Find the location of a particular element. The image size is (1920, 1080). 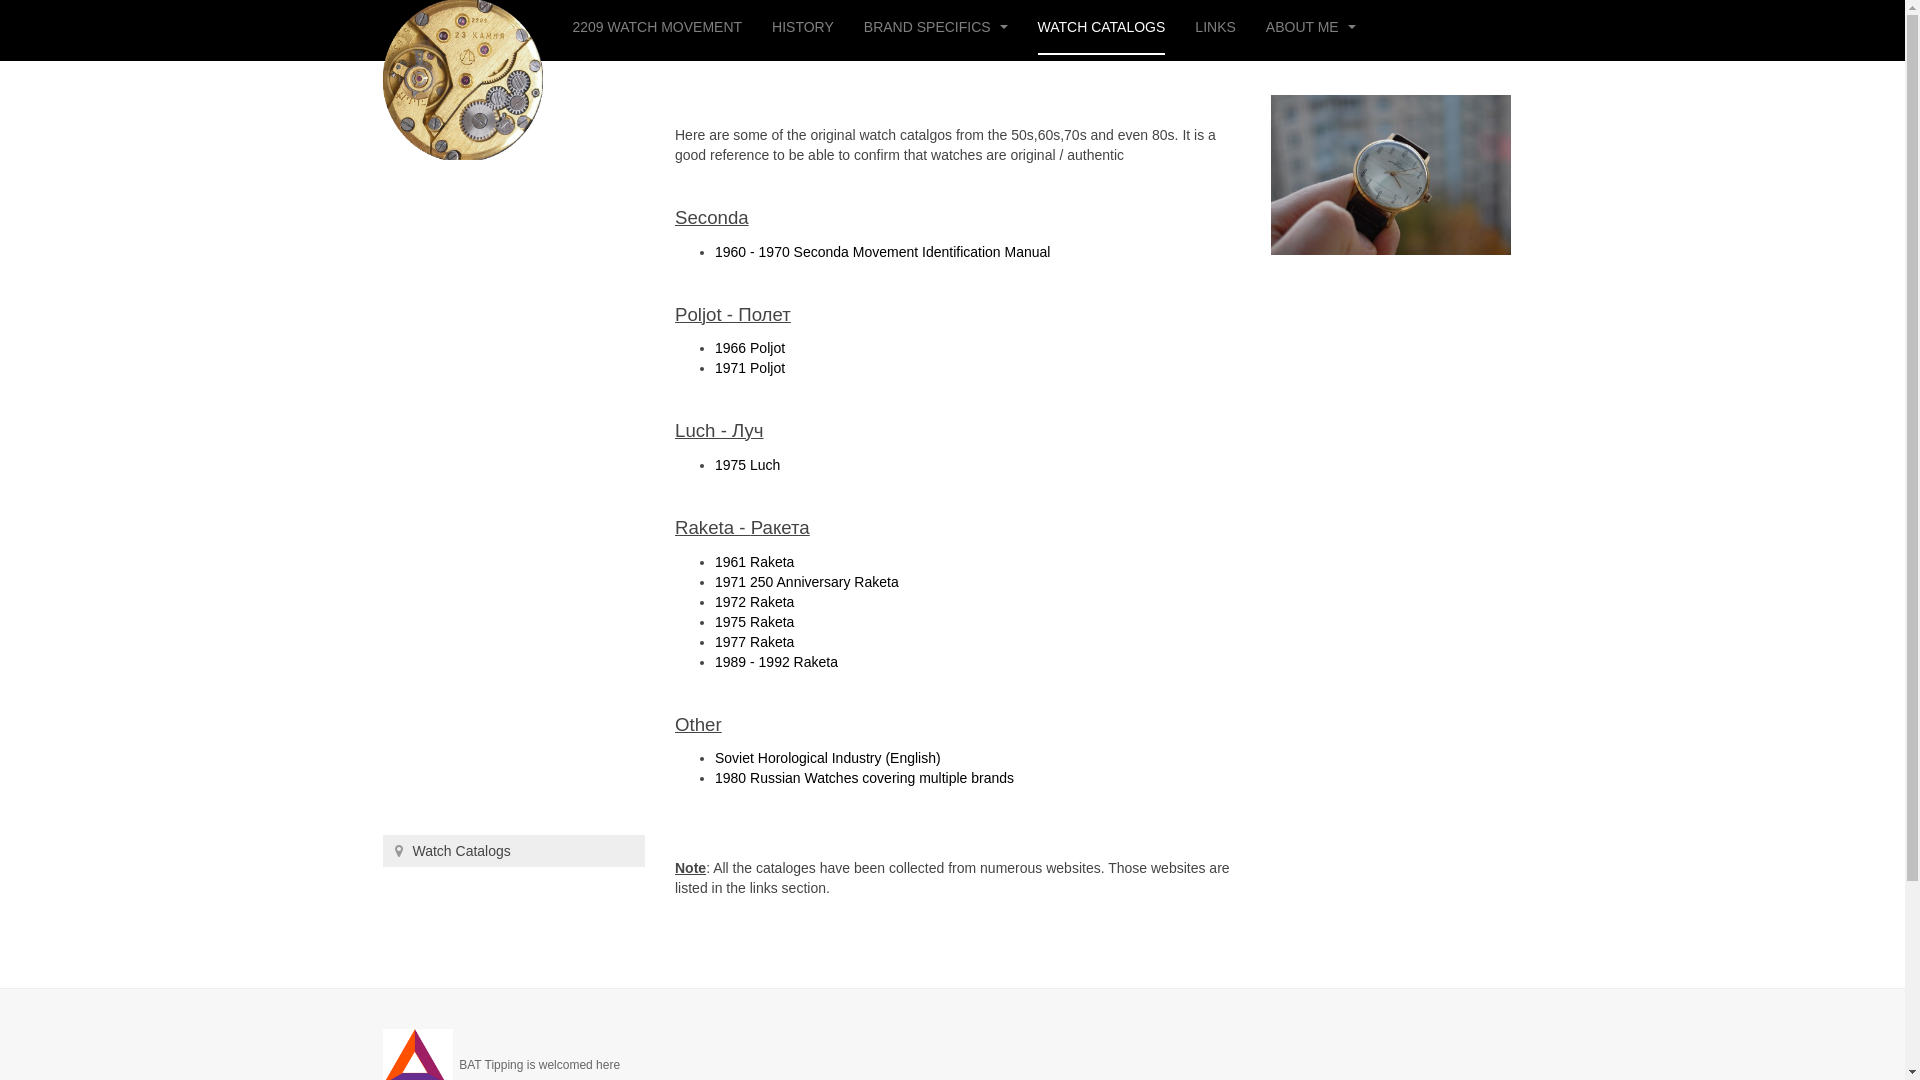

'LINKS' is located at coordinates (1213, 27).